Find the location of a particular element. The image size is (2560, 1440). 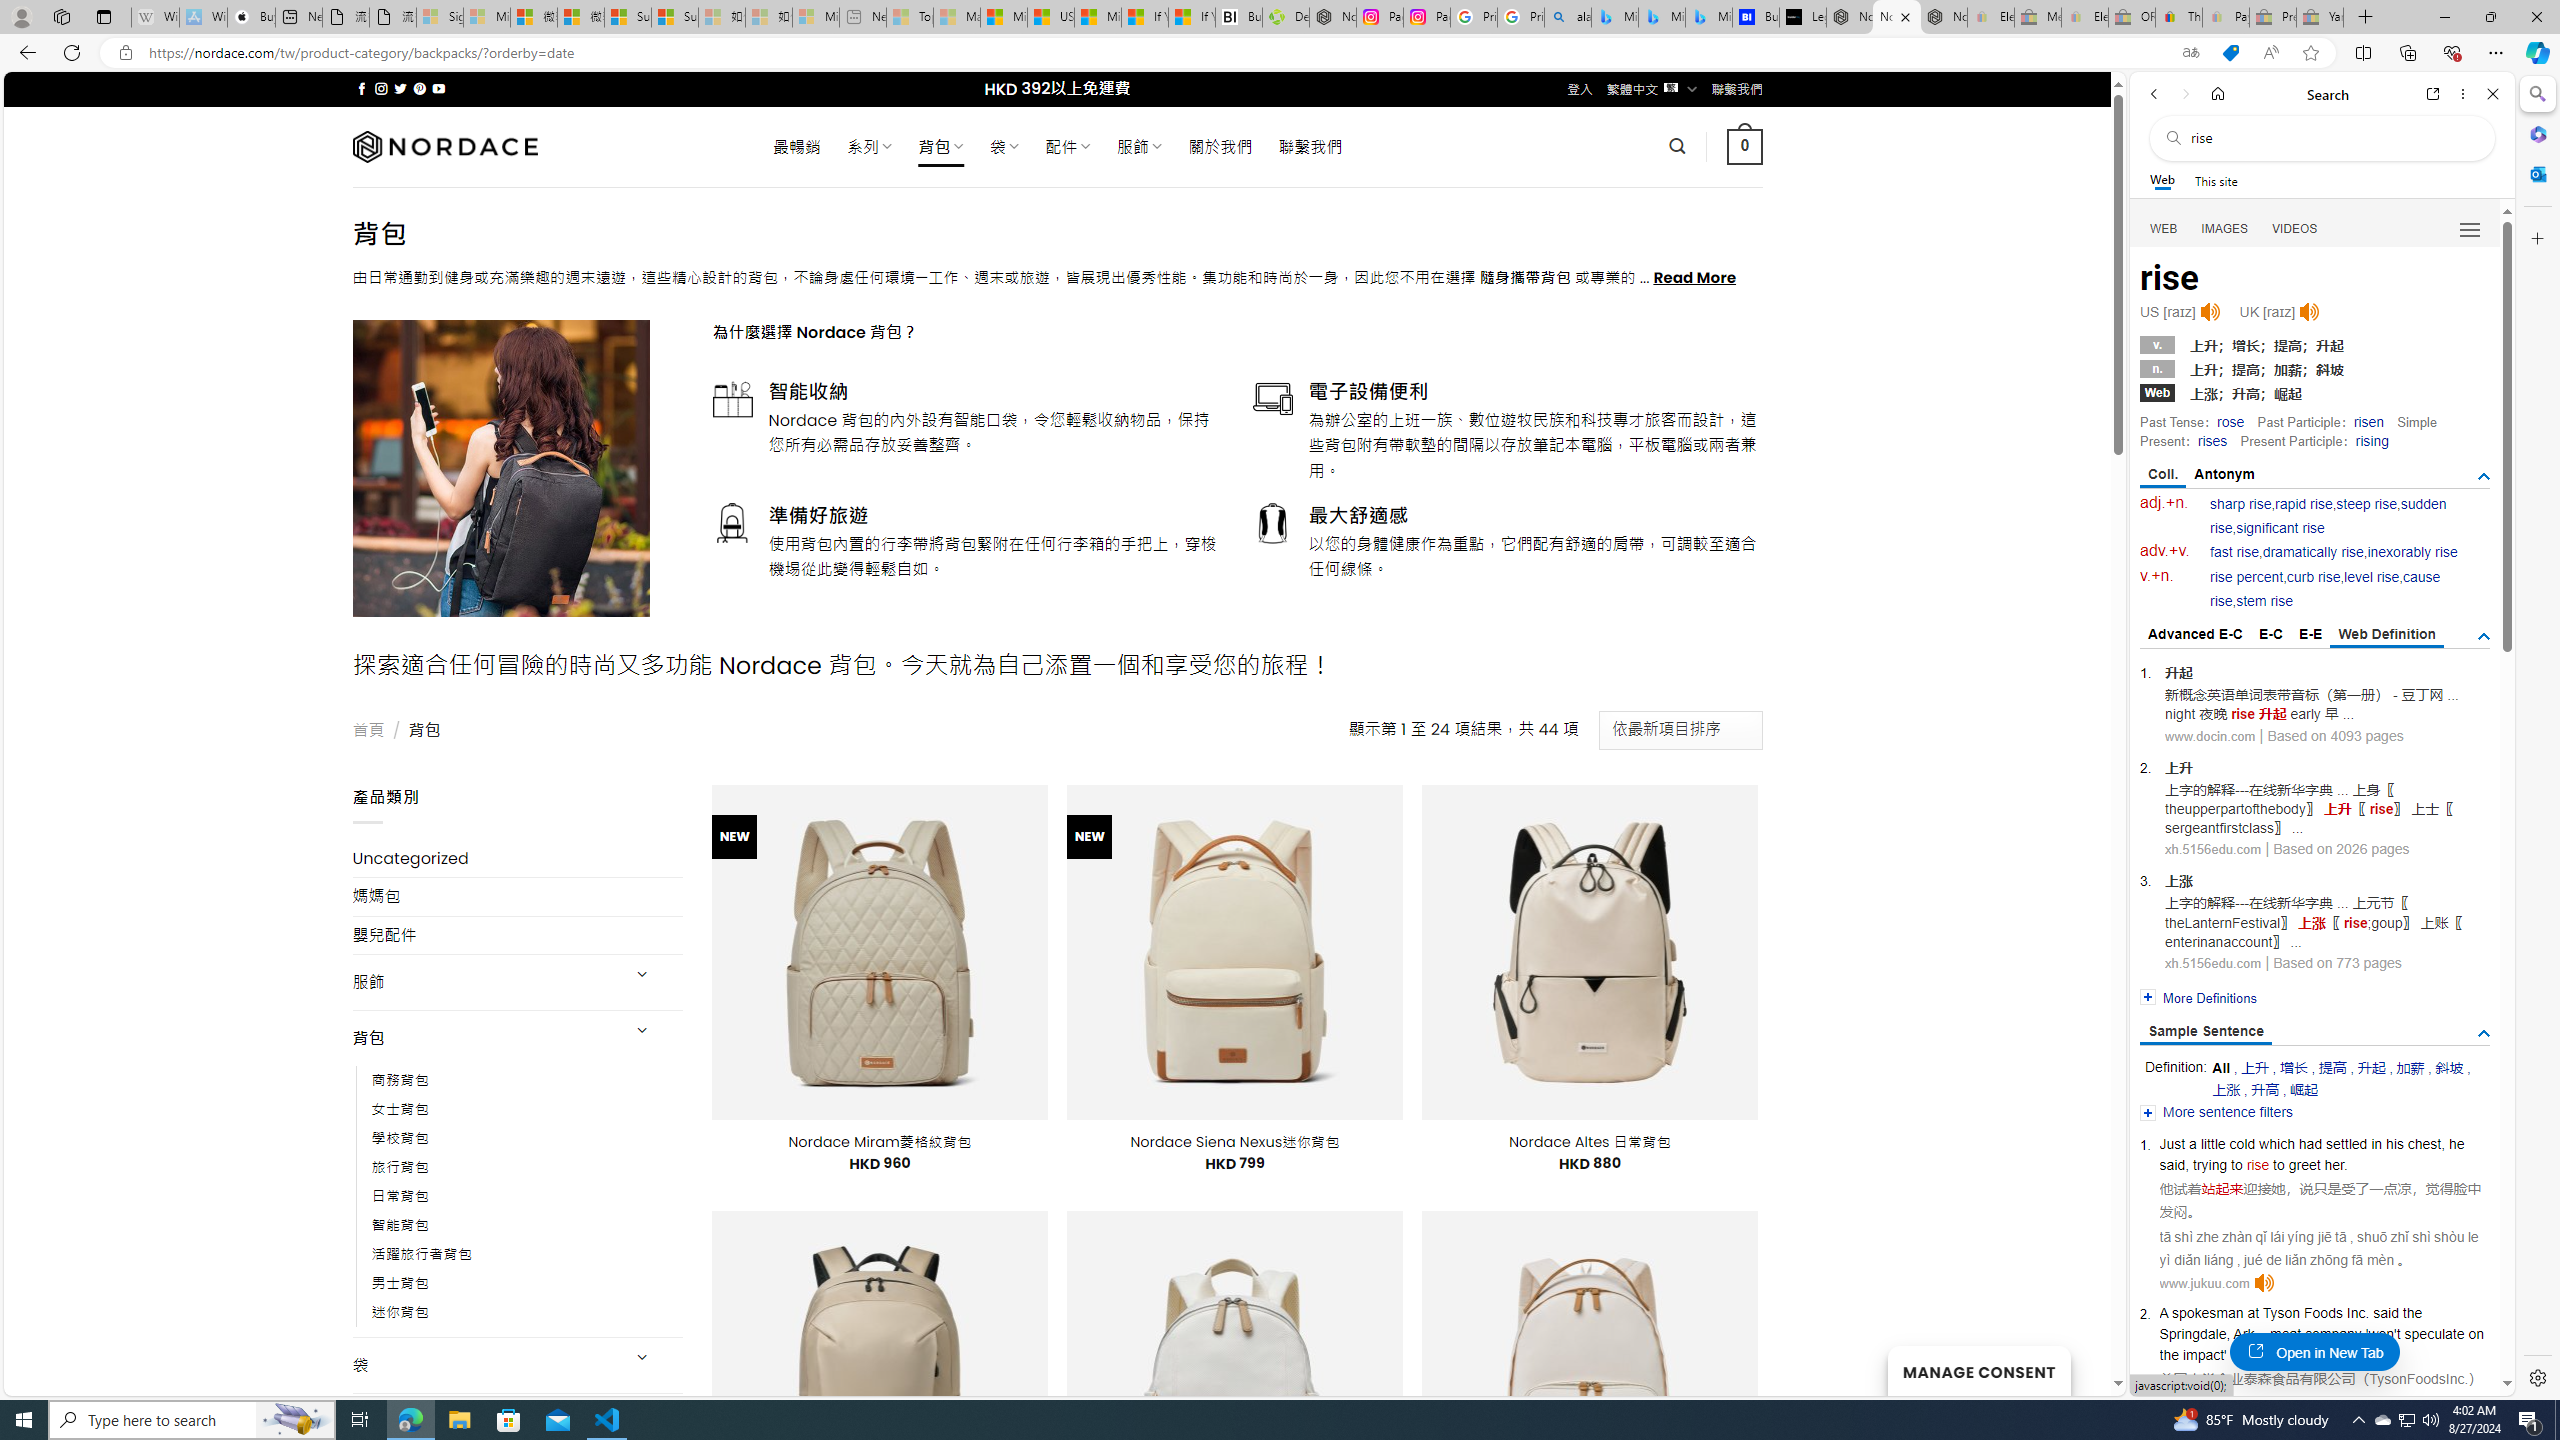

'xh.5156edu.com' is located at coordinates (2213, 962).